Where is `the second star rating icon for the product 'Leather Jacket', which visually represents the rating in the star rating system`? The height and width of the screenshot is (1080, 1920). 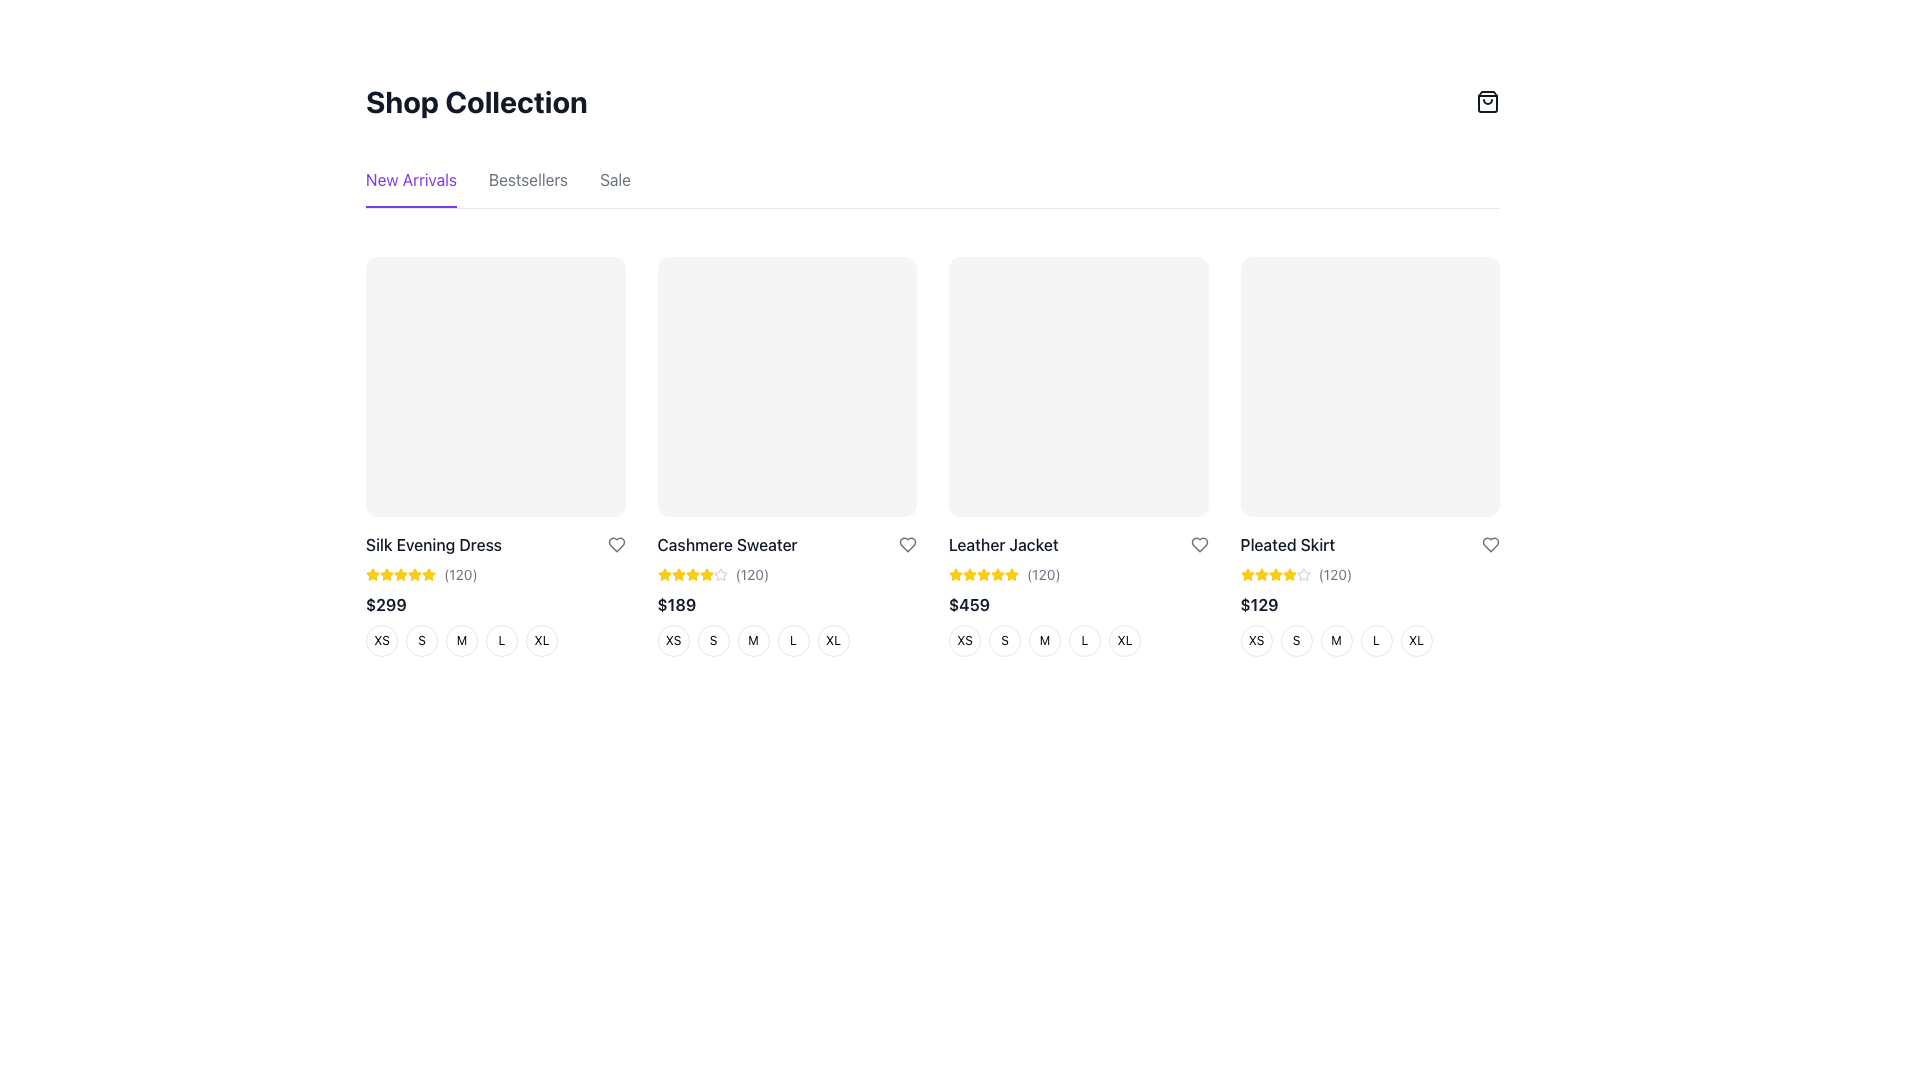 the second star rating icon for the product 'Leather Jacket', which visually represents the rating in the star rating system is located at coordinates (969, 574).